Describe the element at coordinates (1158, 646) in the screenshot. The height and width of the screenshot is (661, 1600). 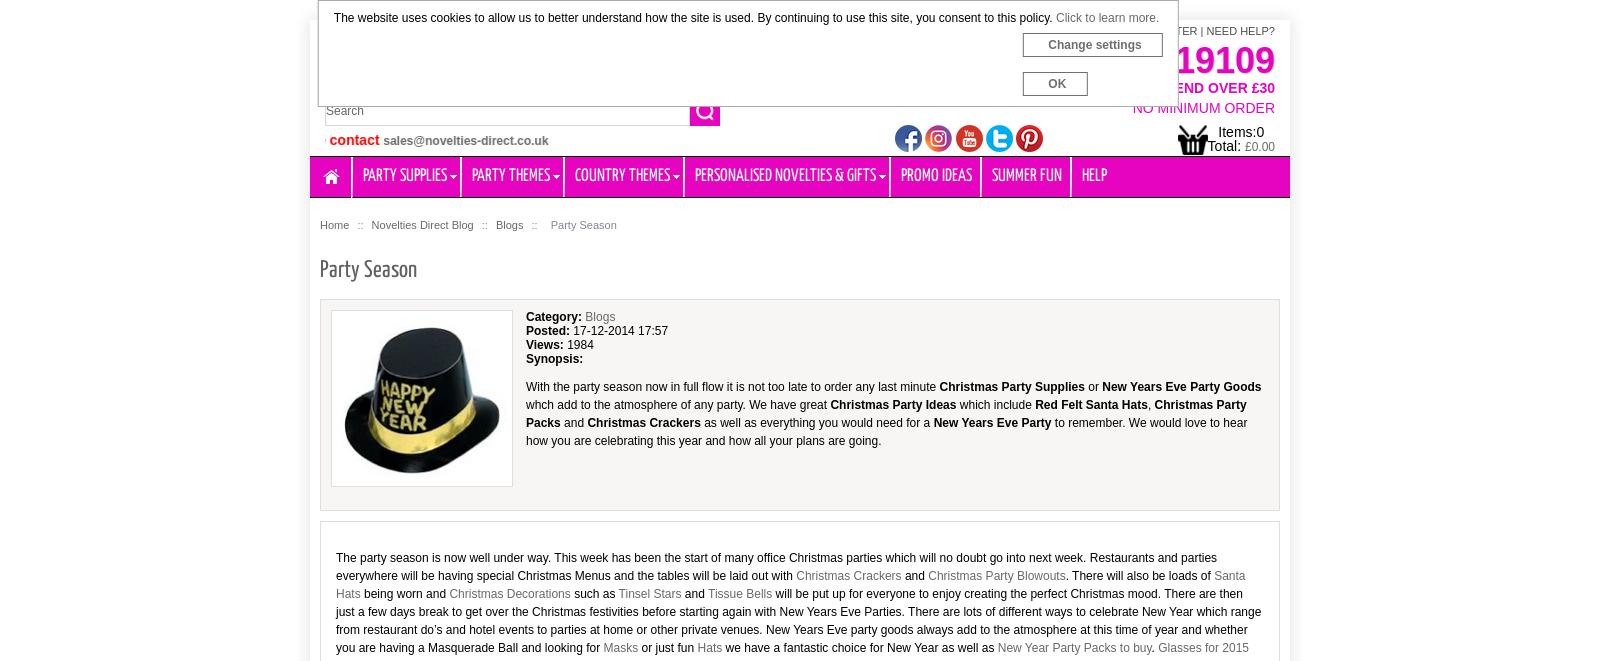
I see `'Glasses for 2015'` at that location.